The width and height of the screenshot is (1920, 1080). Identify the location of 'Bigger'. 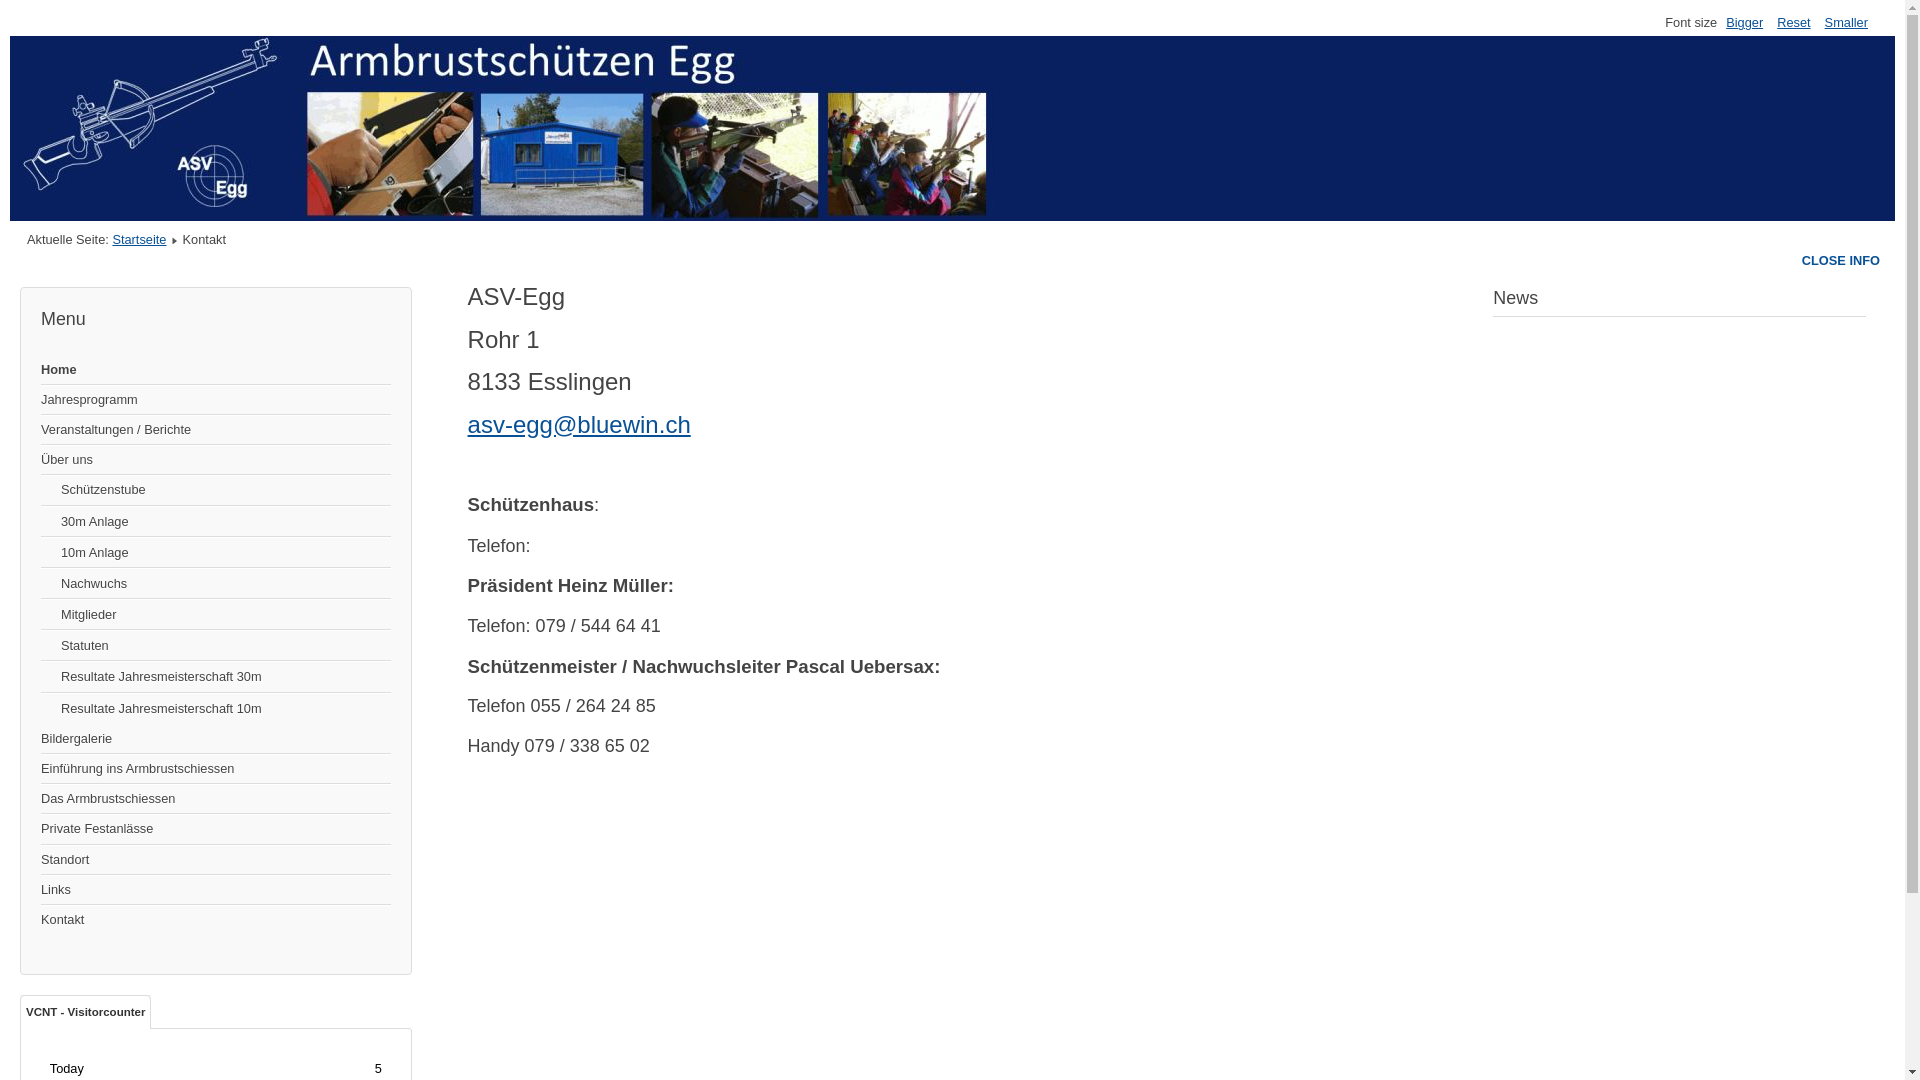
(1743, 22).